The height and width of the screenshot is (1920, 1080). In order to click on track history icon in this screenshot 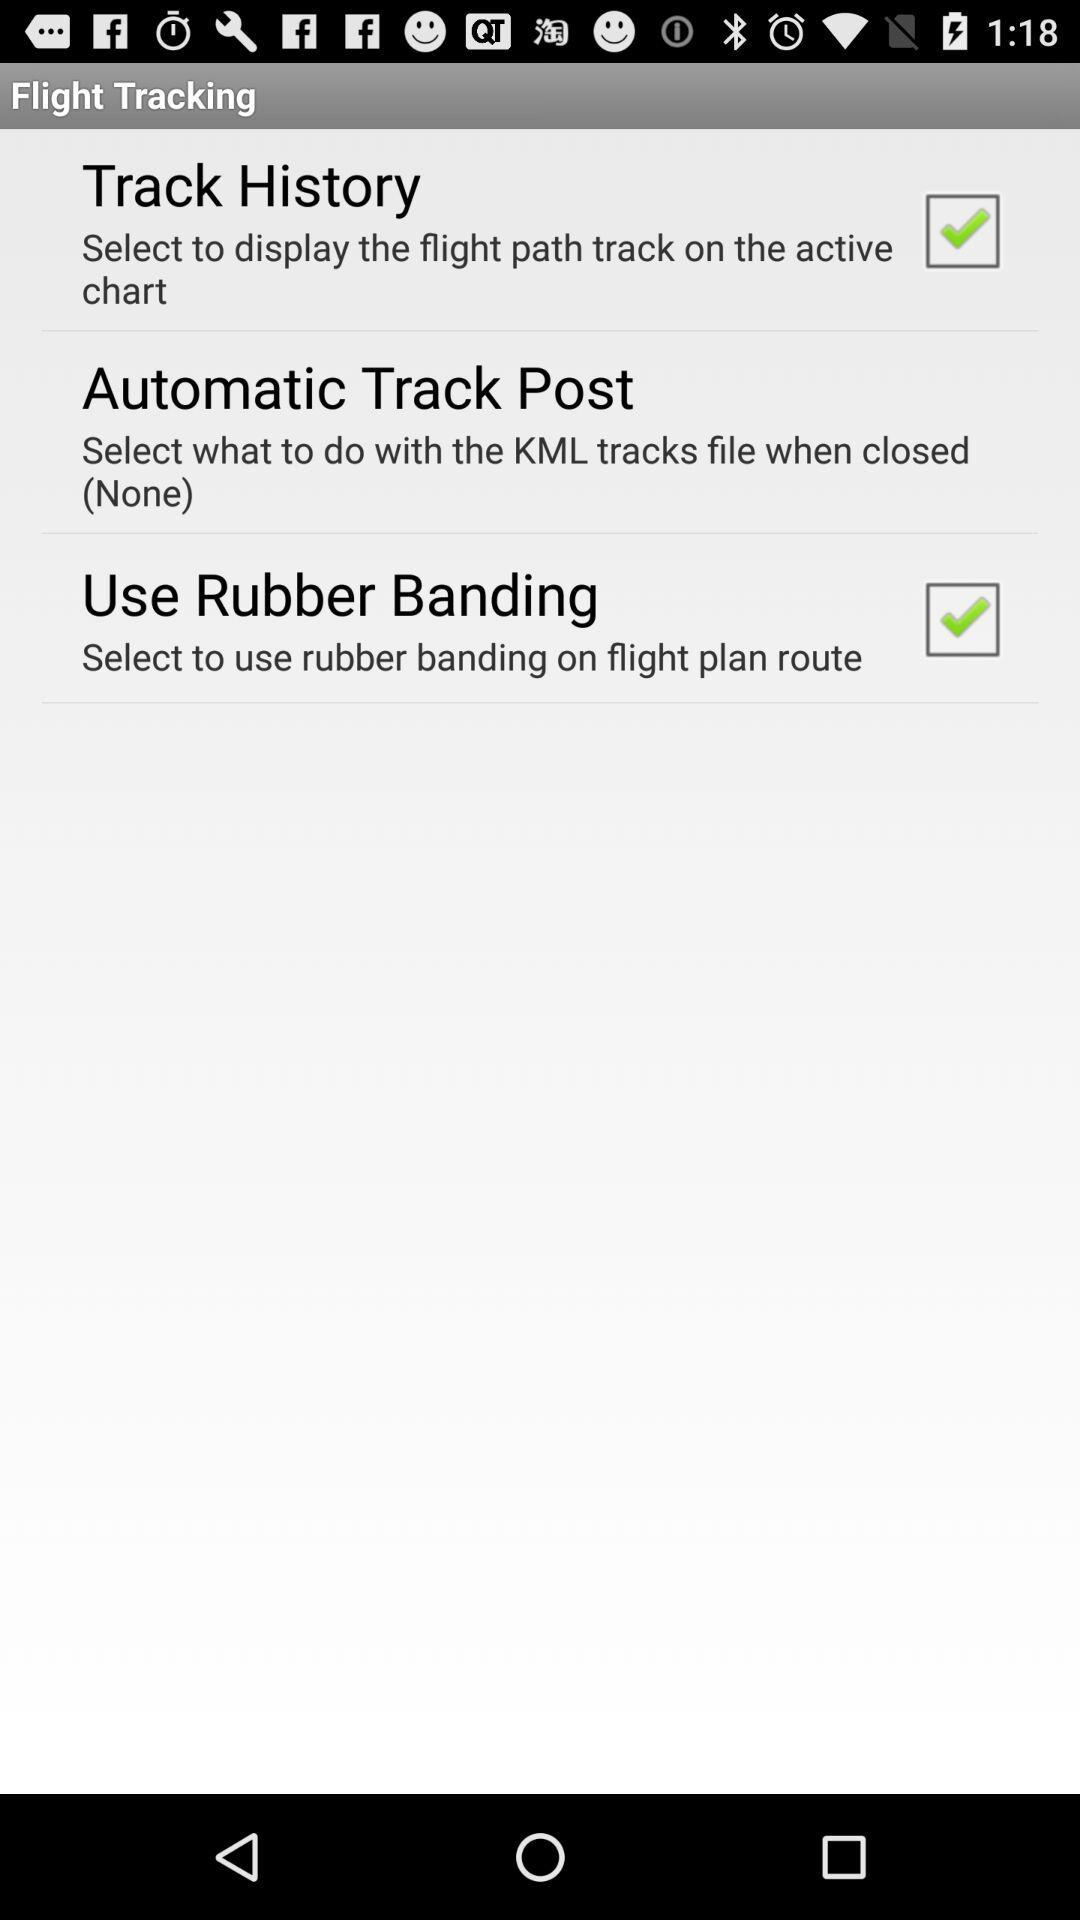, I will do `click(250, 183)`.